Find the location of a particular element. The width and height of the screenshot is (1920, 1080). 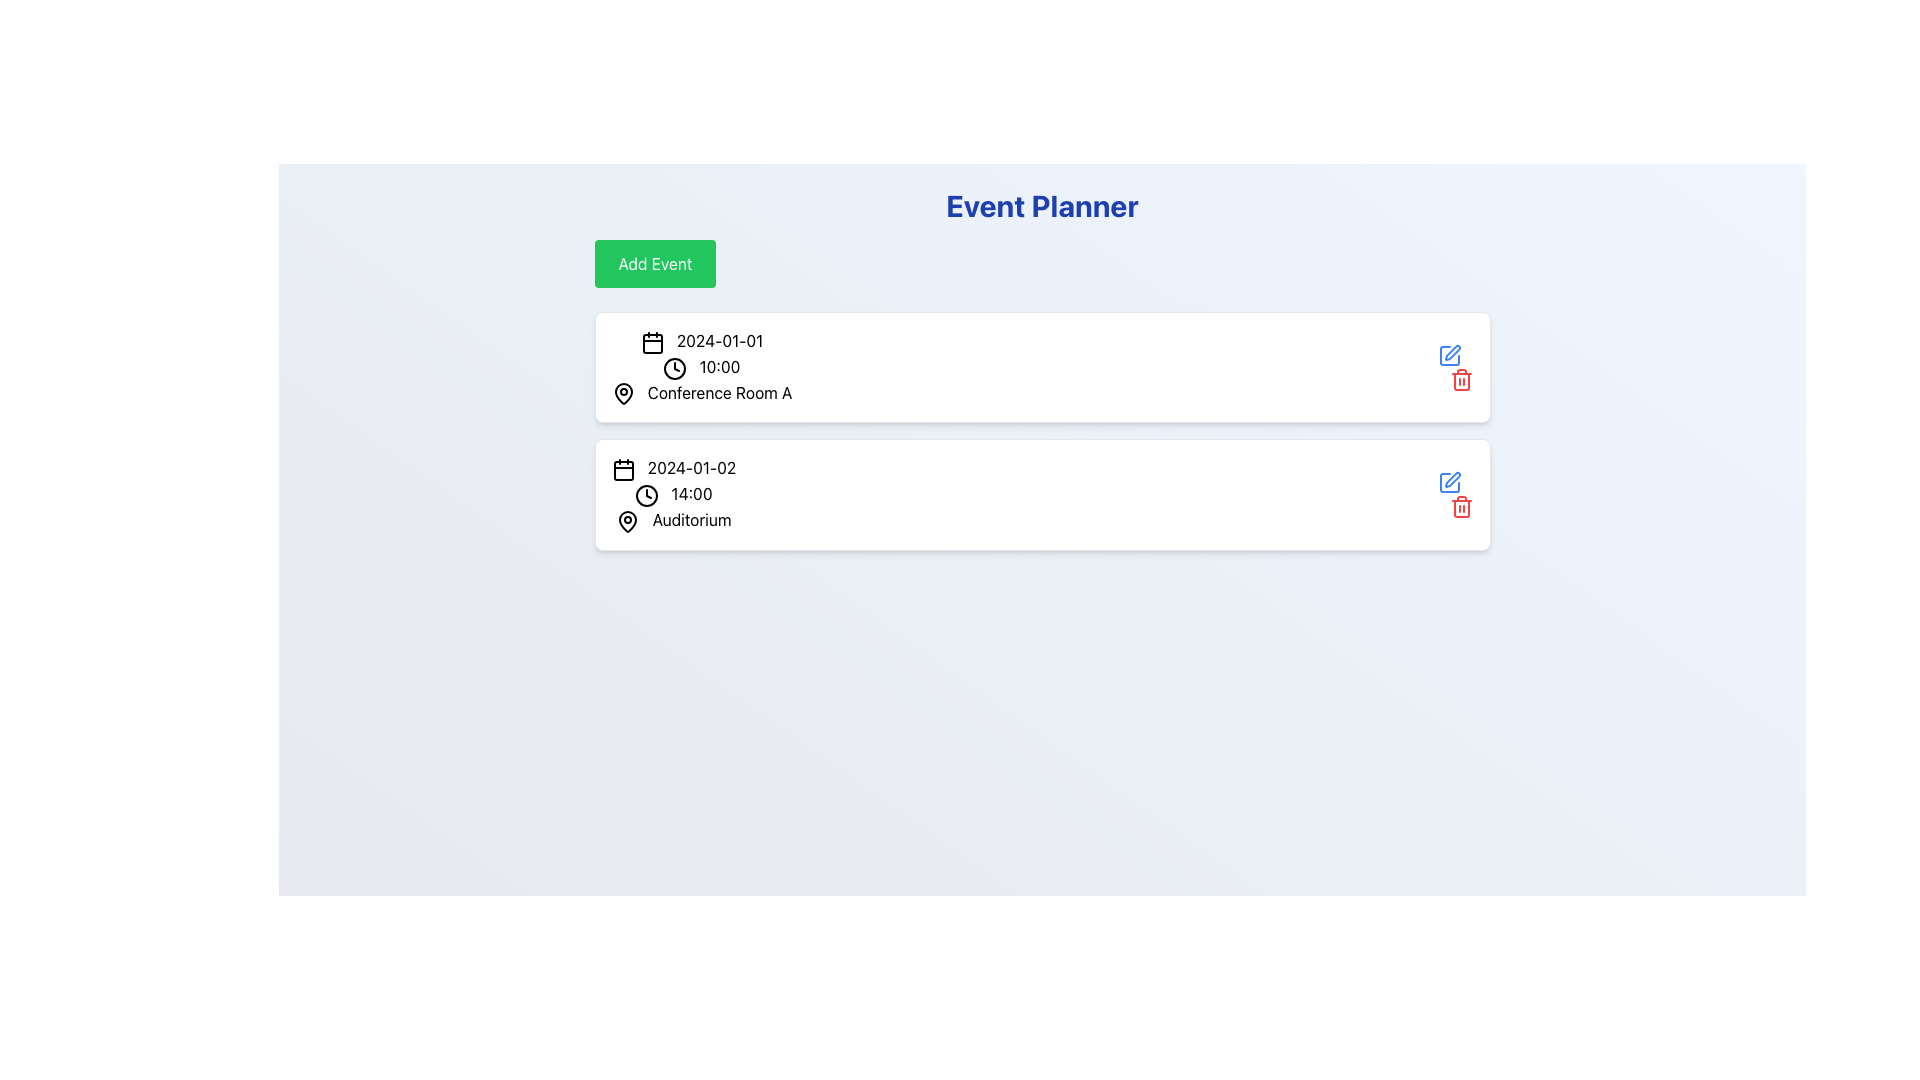

the Text element located at the top center of the interface, which serves as the title or heading for the page, positioned above the 'Add Event' button is located at coordinates (1041, 205).